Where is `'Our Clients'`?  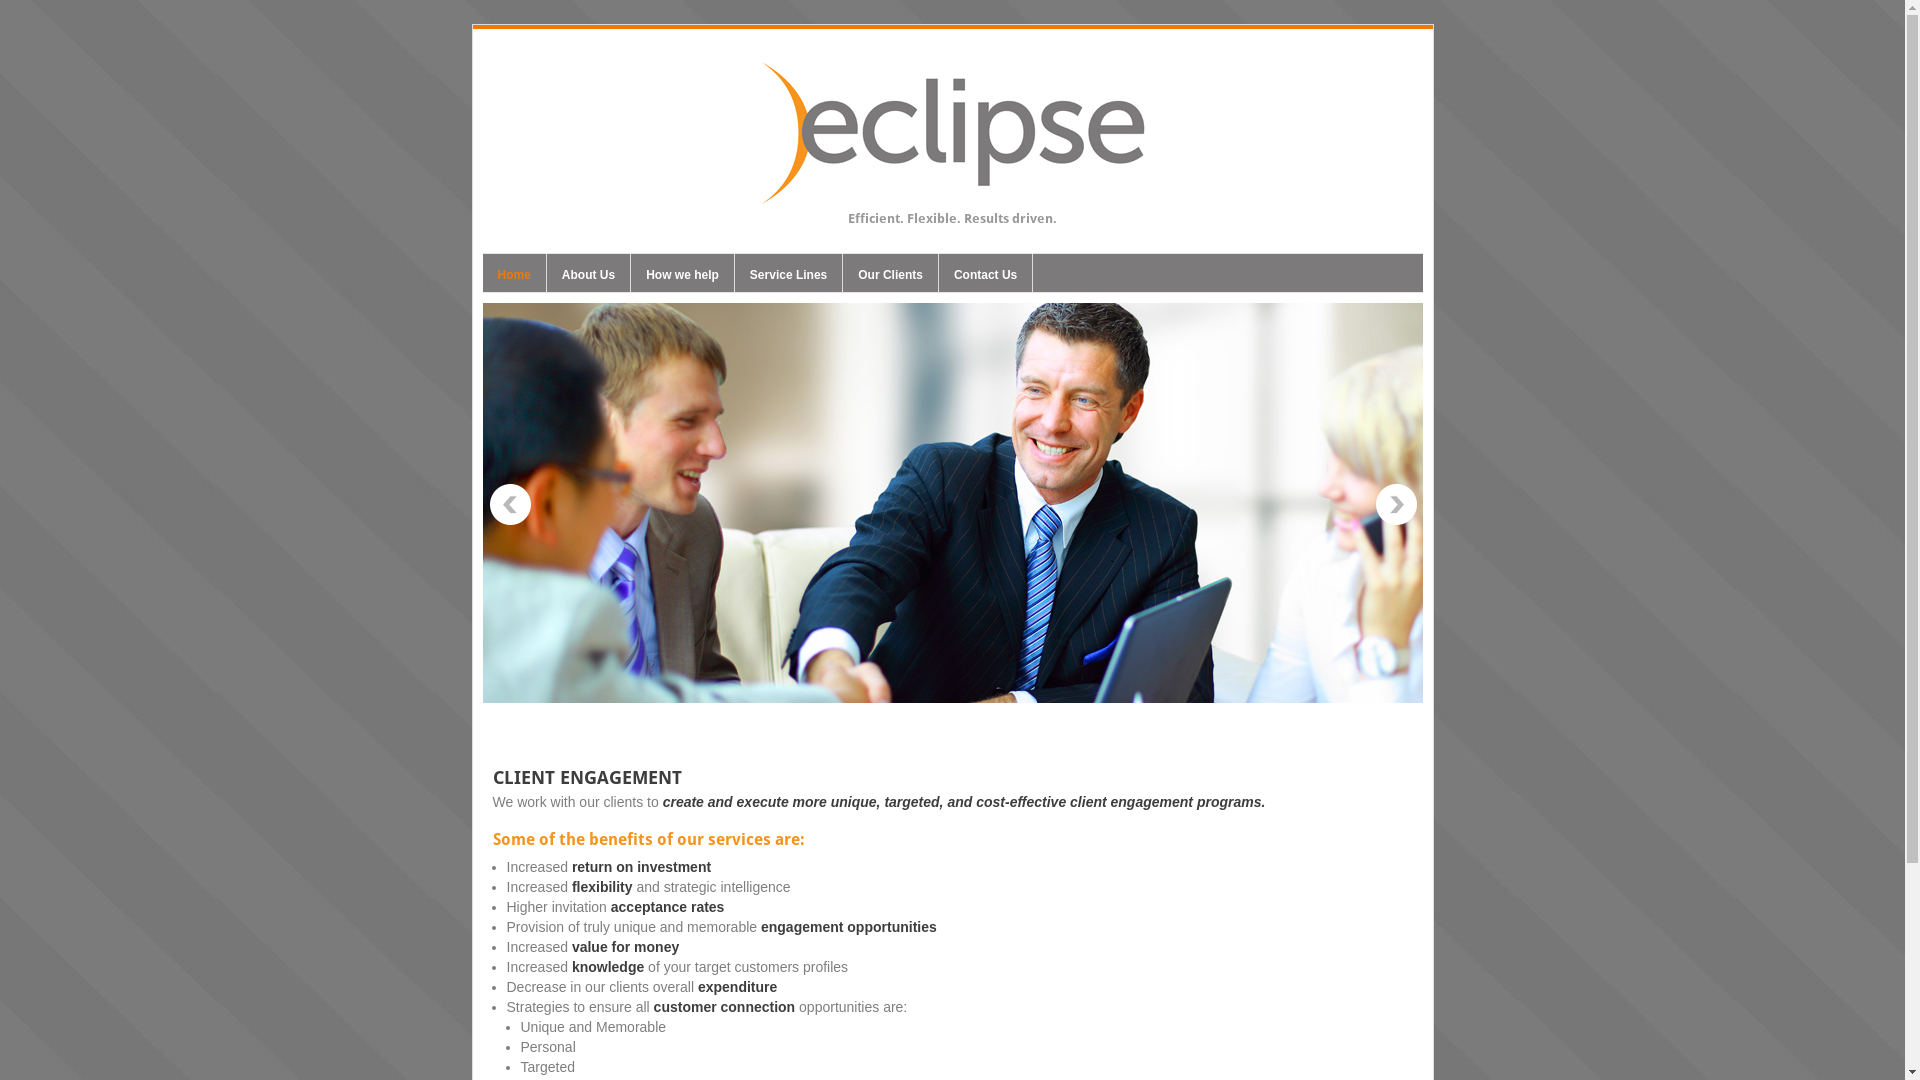 'Our Clients' is located at coordinates (889, 277).